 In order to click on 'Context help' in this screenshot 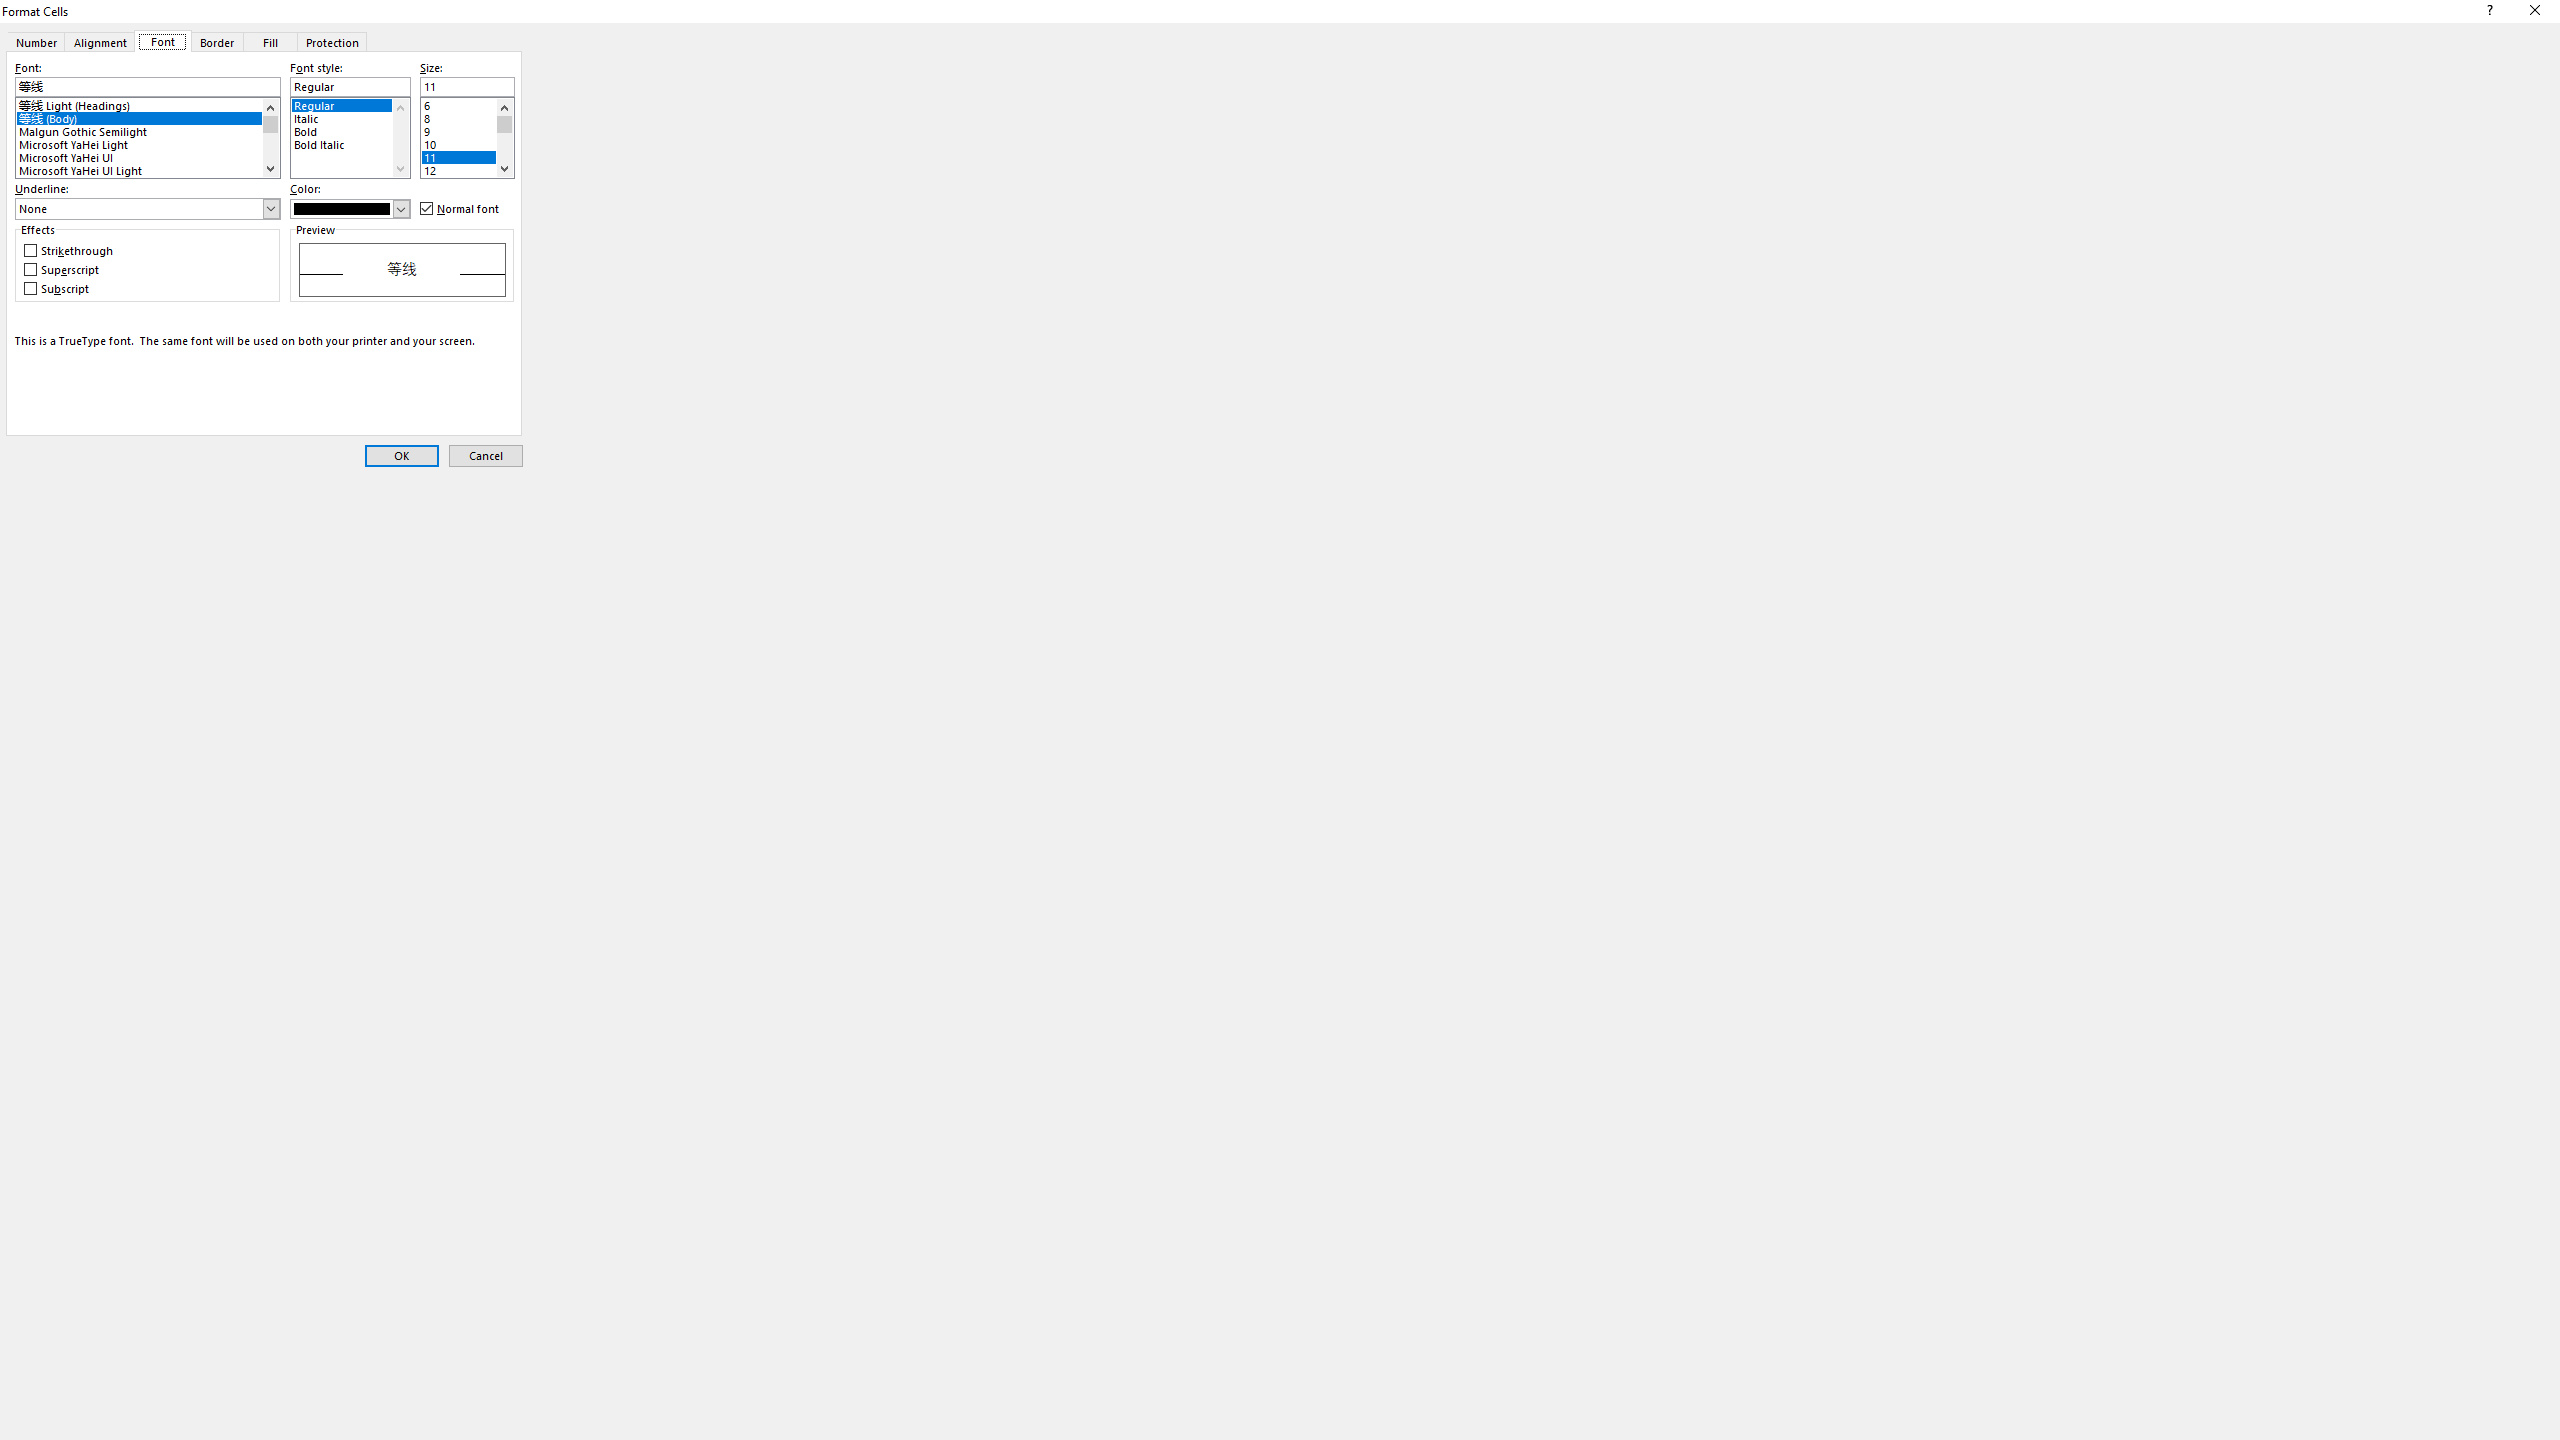, I will do `click(2487, 15)`.